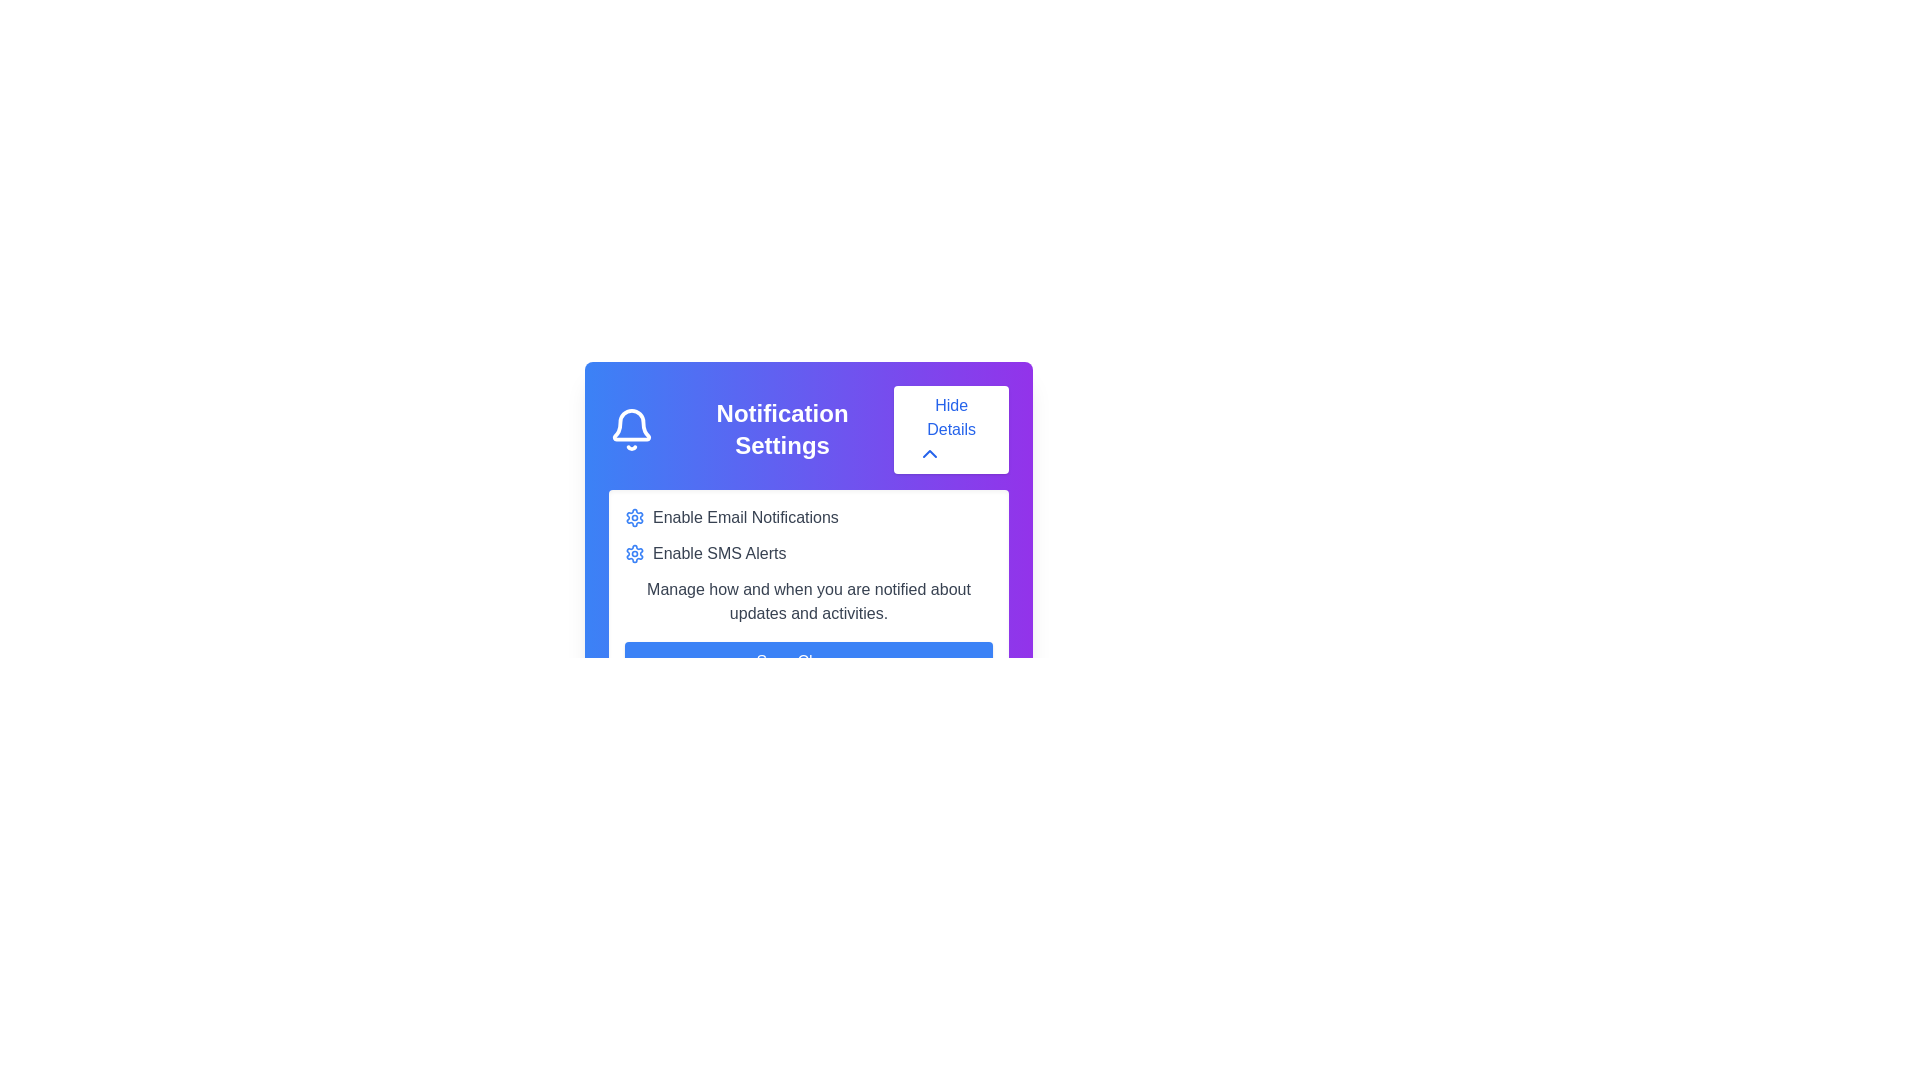 This screenshot has height=1080, width=1920. I want to click on the settings icon located at the beginning of the row containing the text 'Enable SMS Alerts', so click(633, 554).